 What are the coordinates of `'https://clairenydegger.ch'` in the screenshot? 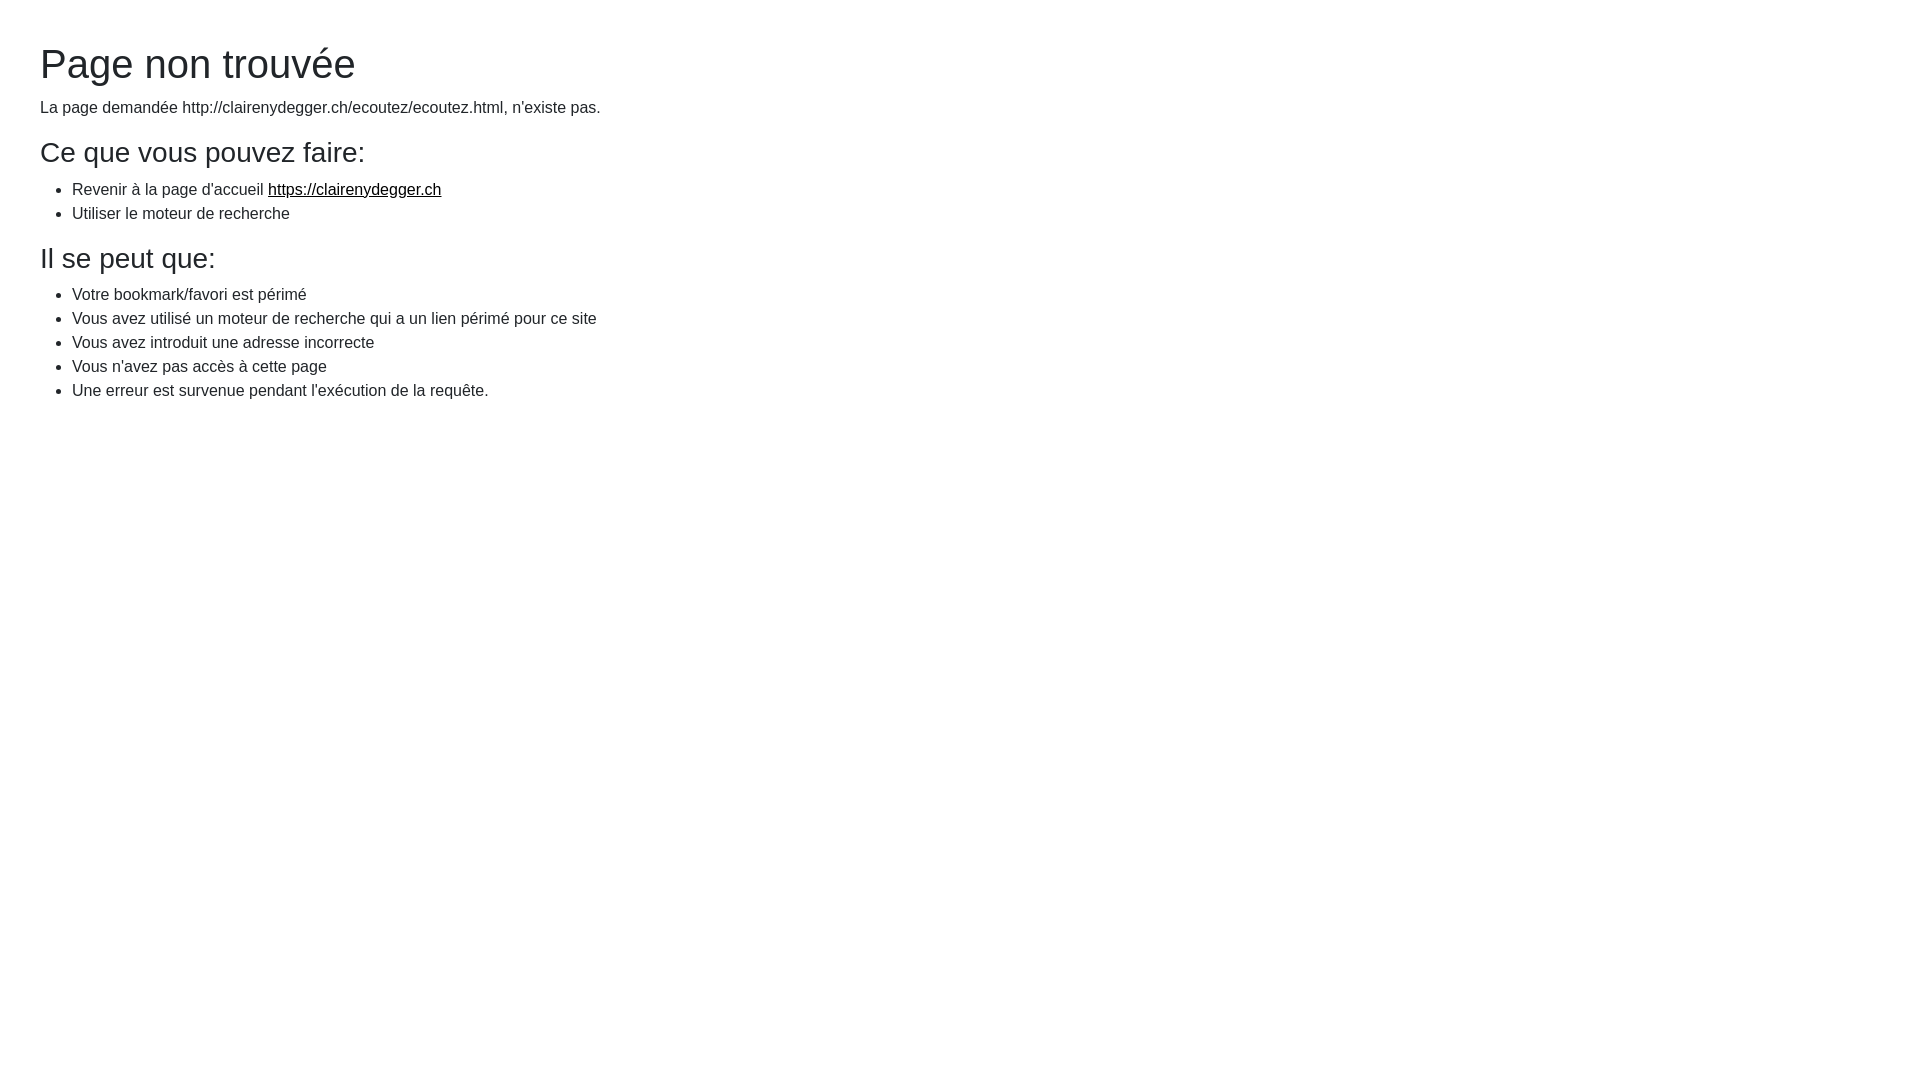 It's located at (267, 189).